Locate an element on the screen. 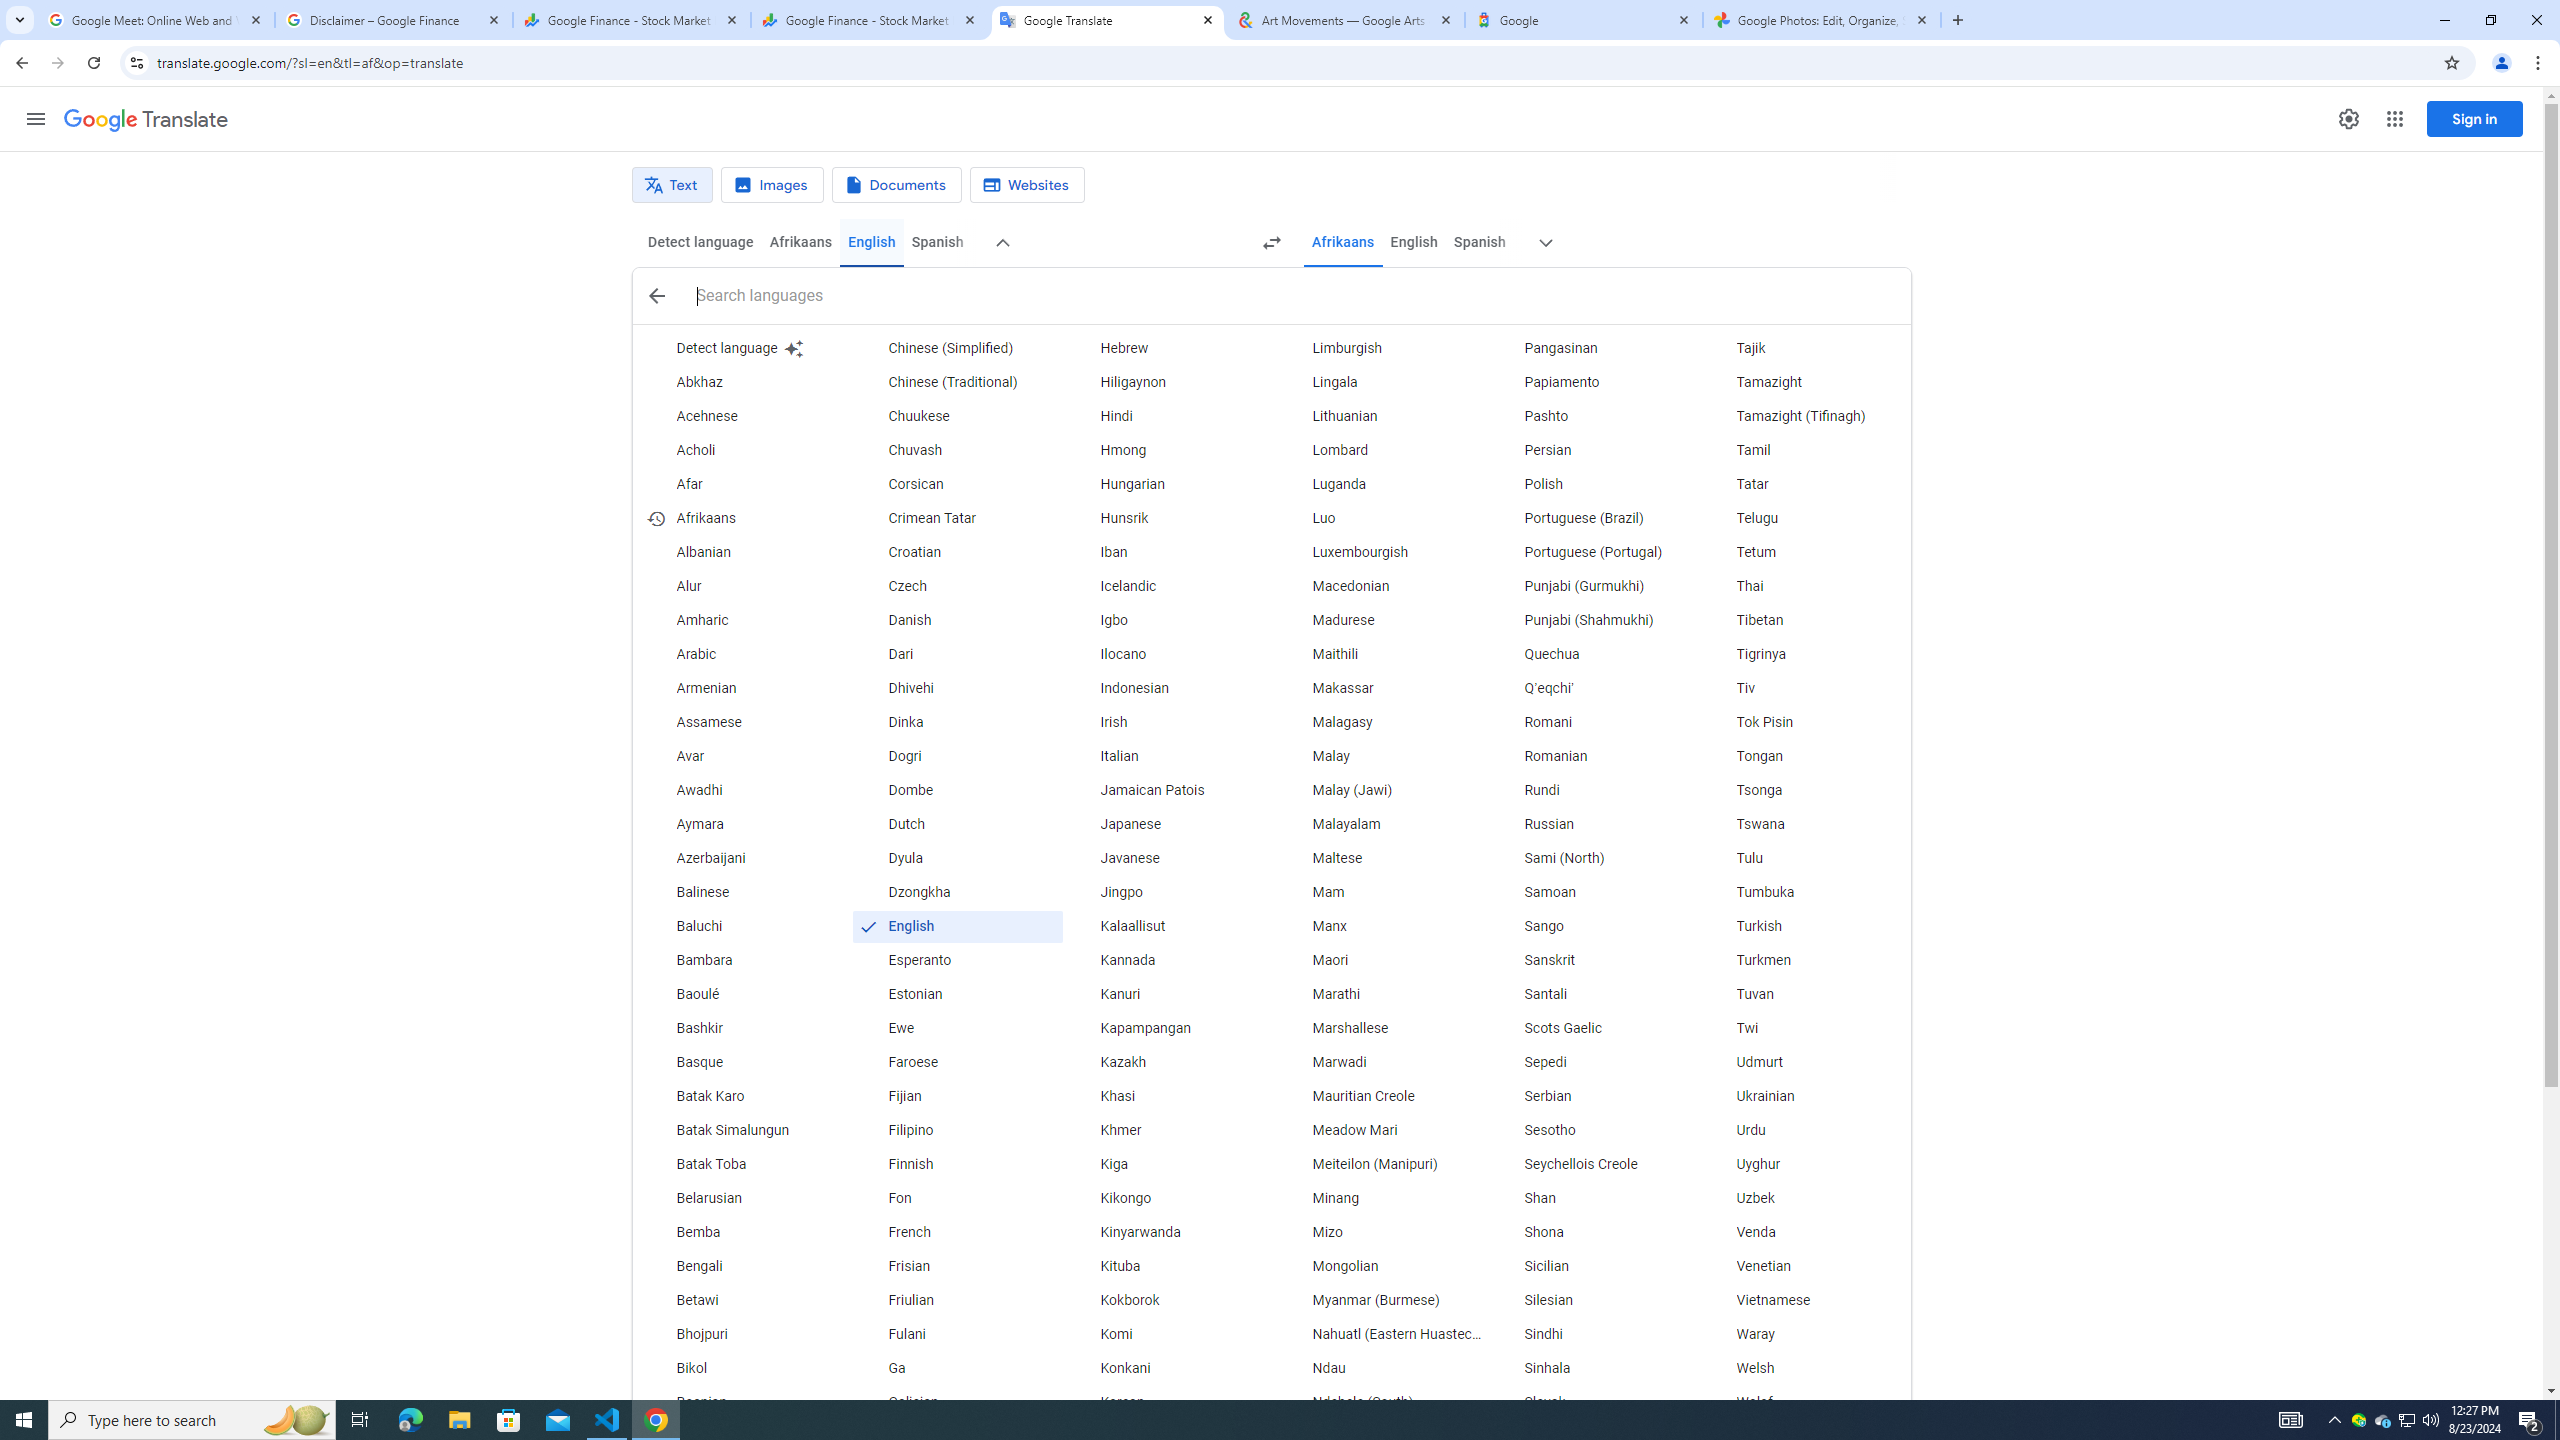 Image resolution: width=2560 pixels, height=1440 pixels. 'Chinese (Traditional)' is located at coordinates (957, 382).